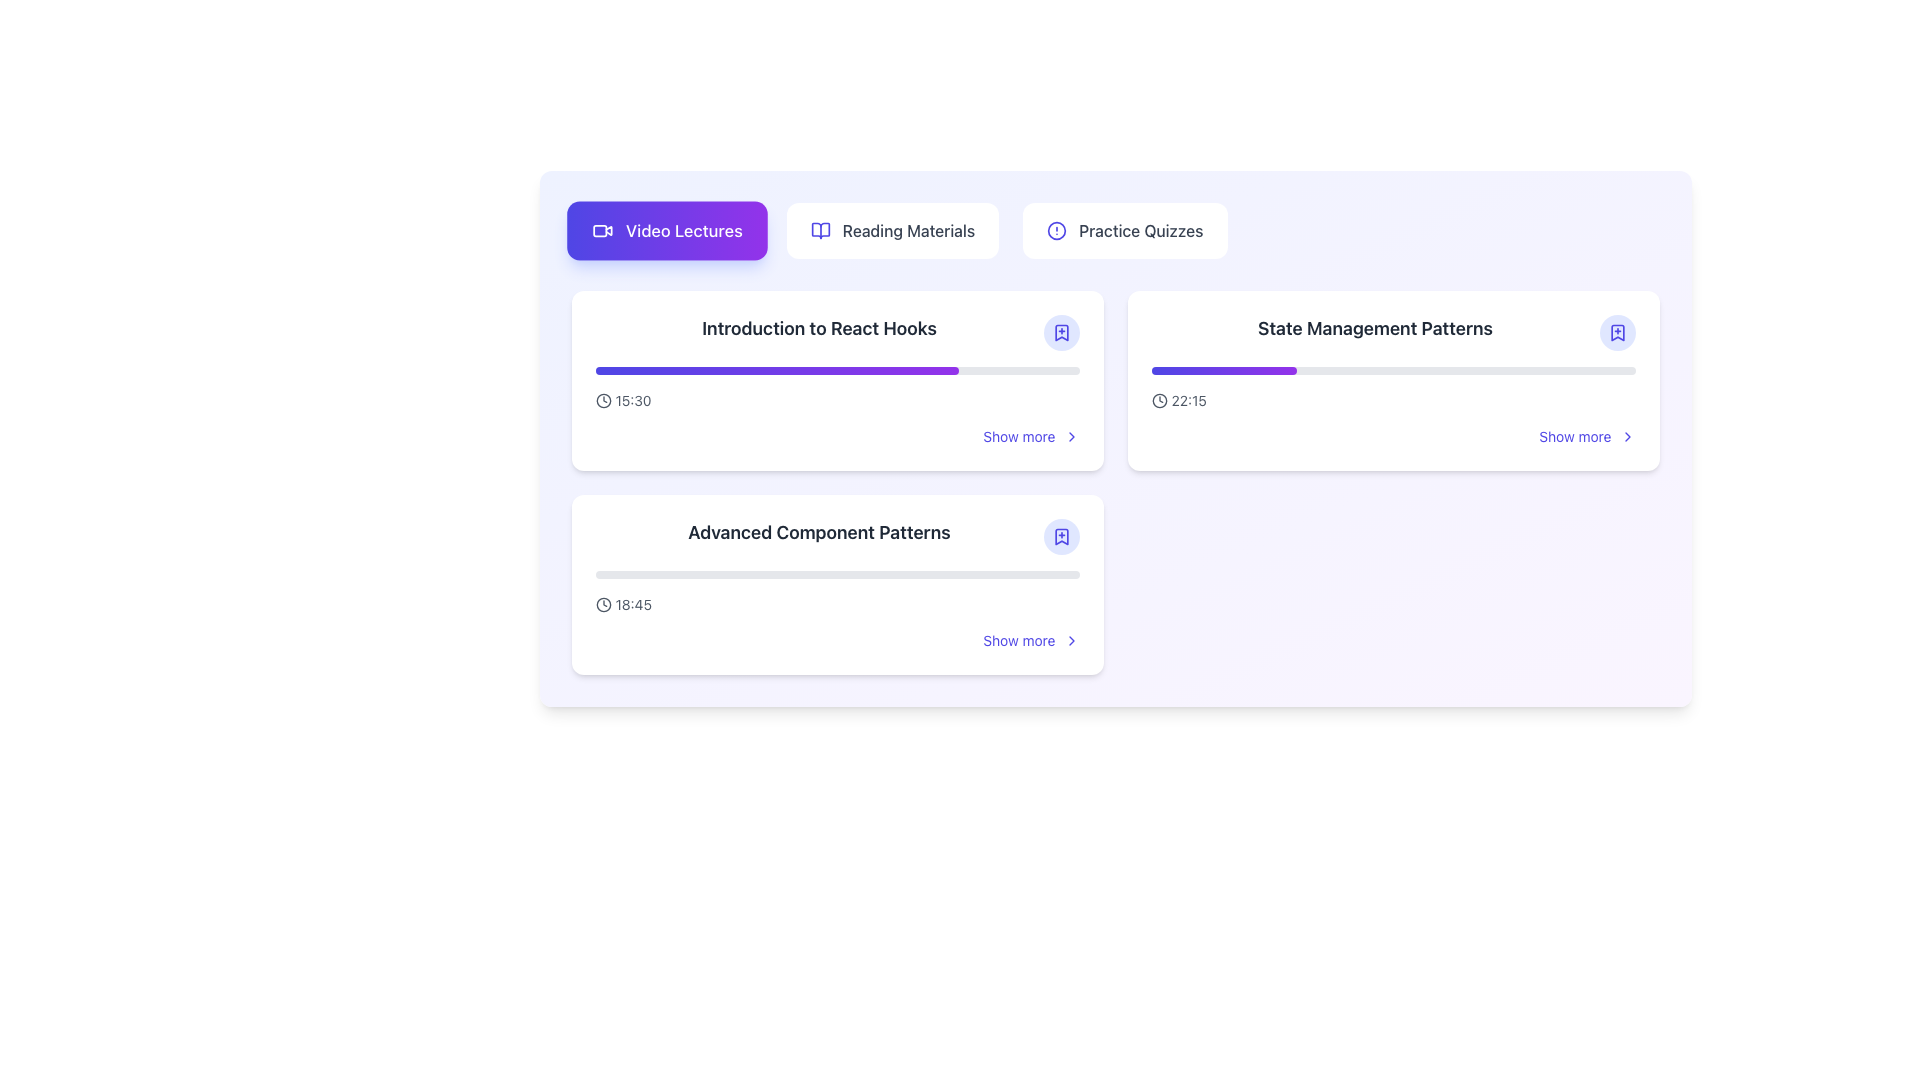 This screenshot has height=1080, width=1920. Describe the element at coordinates (1060, 535) in the screenshot. I see `the bookmark icon button located at the top-right corner of the 'Advanced Component Patterns' card` at that location.